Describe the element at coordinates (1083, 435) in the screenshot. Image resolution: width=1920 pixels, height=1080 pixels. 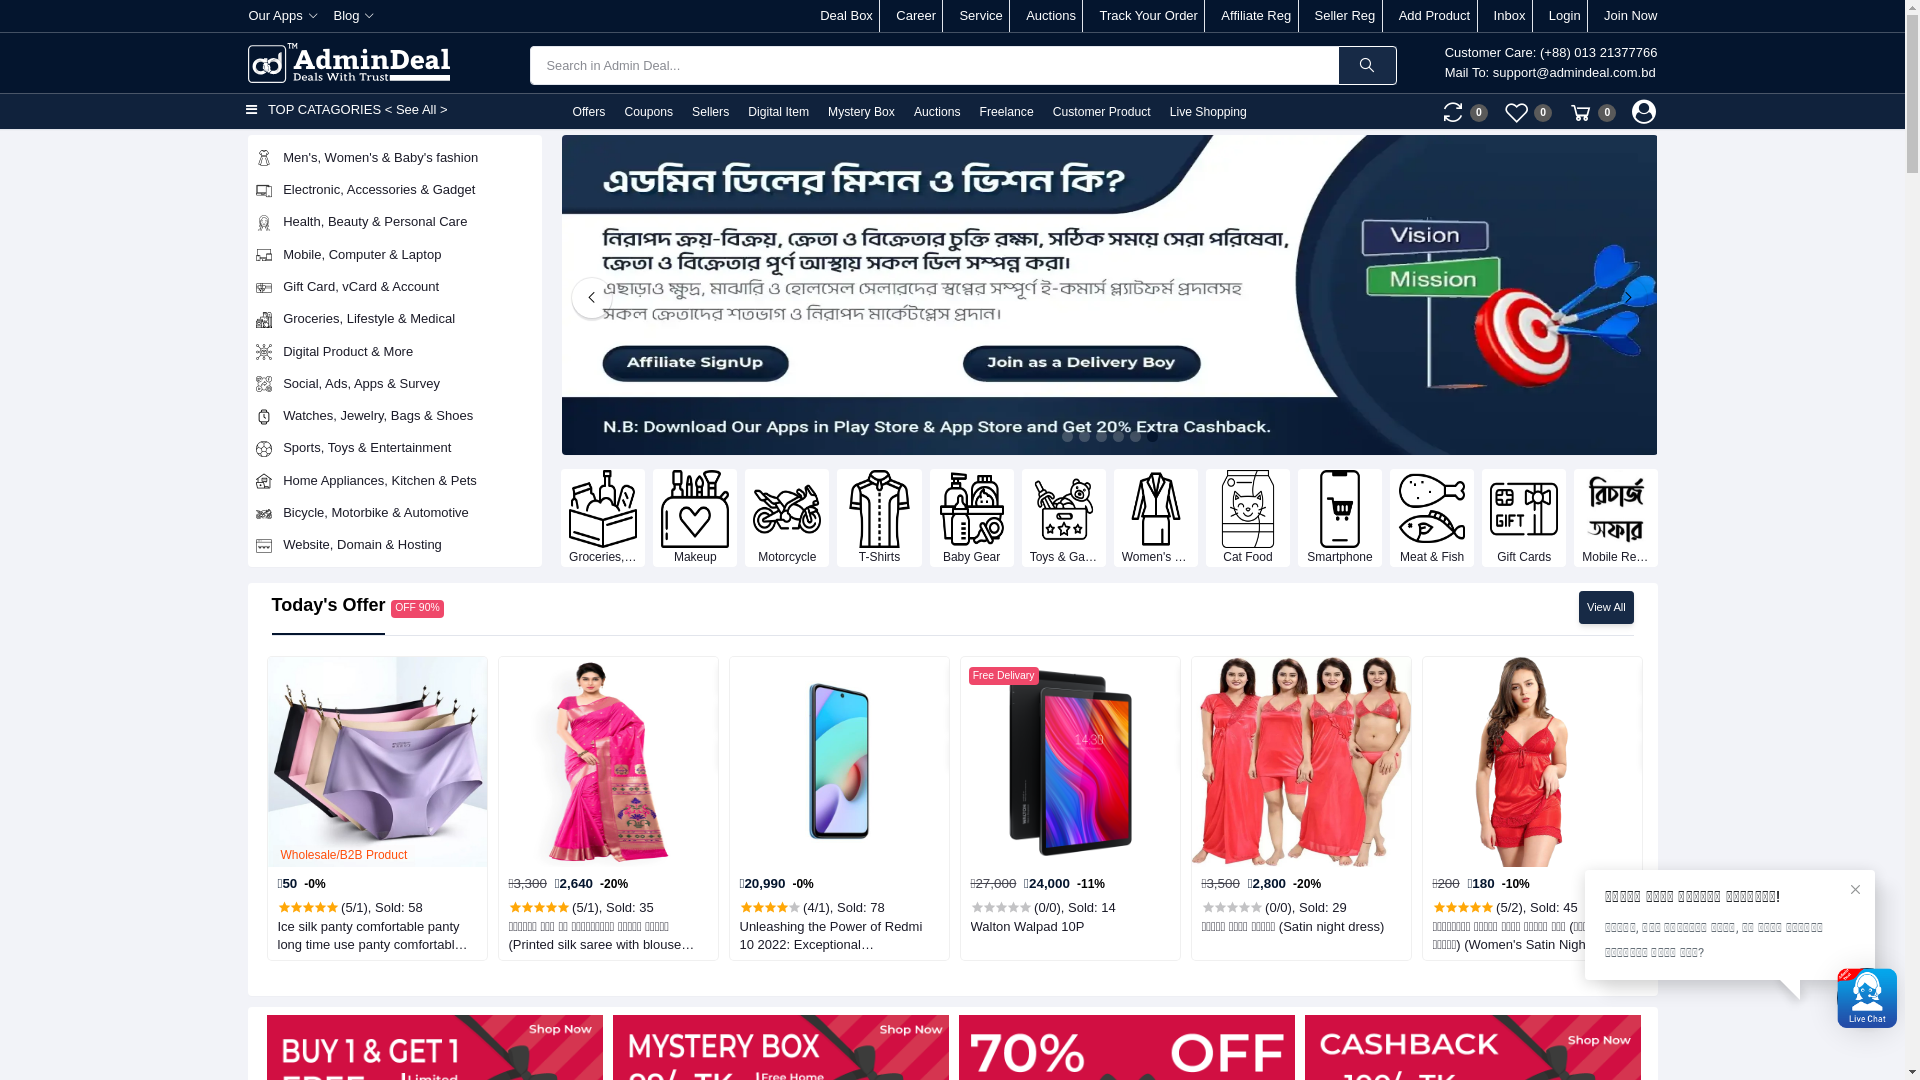
I see `'2'` at that location.